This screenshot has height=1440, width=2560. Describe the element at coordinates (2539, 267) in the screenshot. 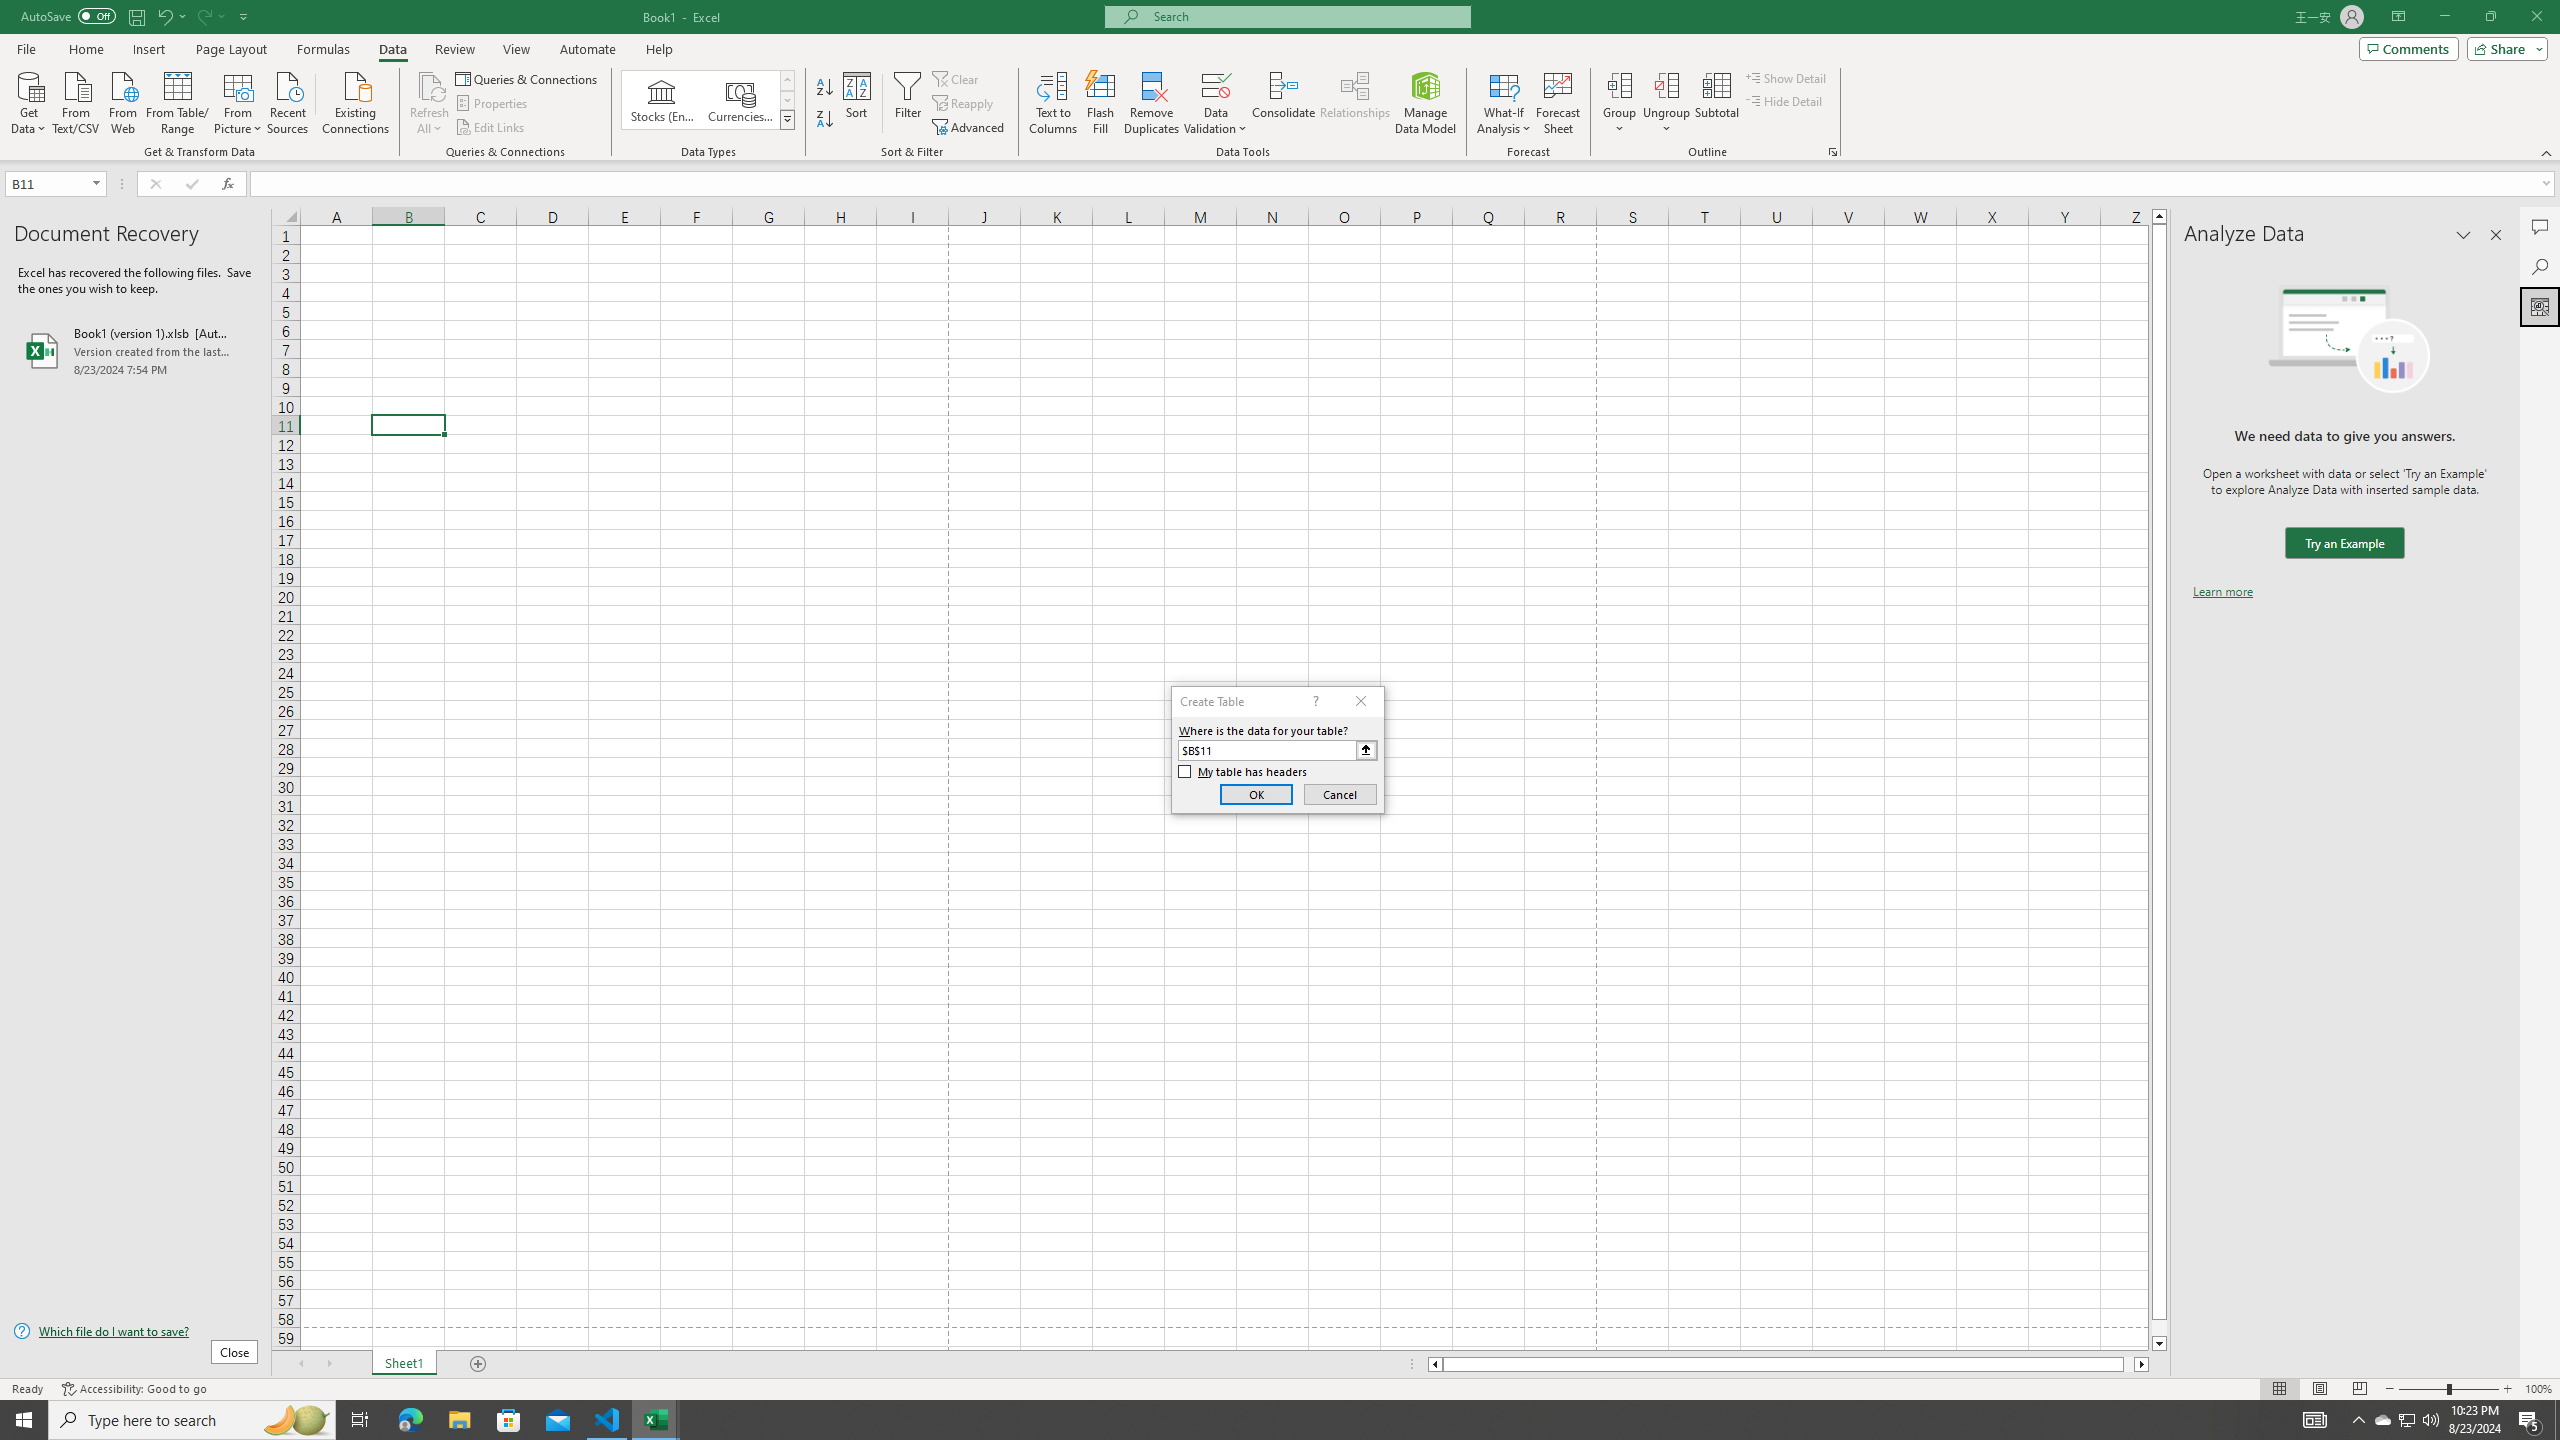

I see `'Search'` at that location.